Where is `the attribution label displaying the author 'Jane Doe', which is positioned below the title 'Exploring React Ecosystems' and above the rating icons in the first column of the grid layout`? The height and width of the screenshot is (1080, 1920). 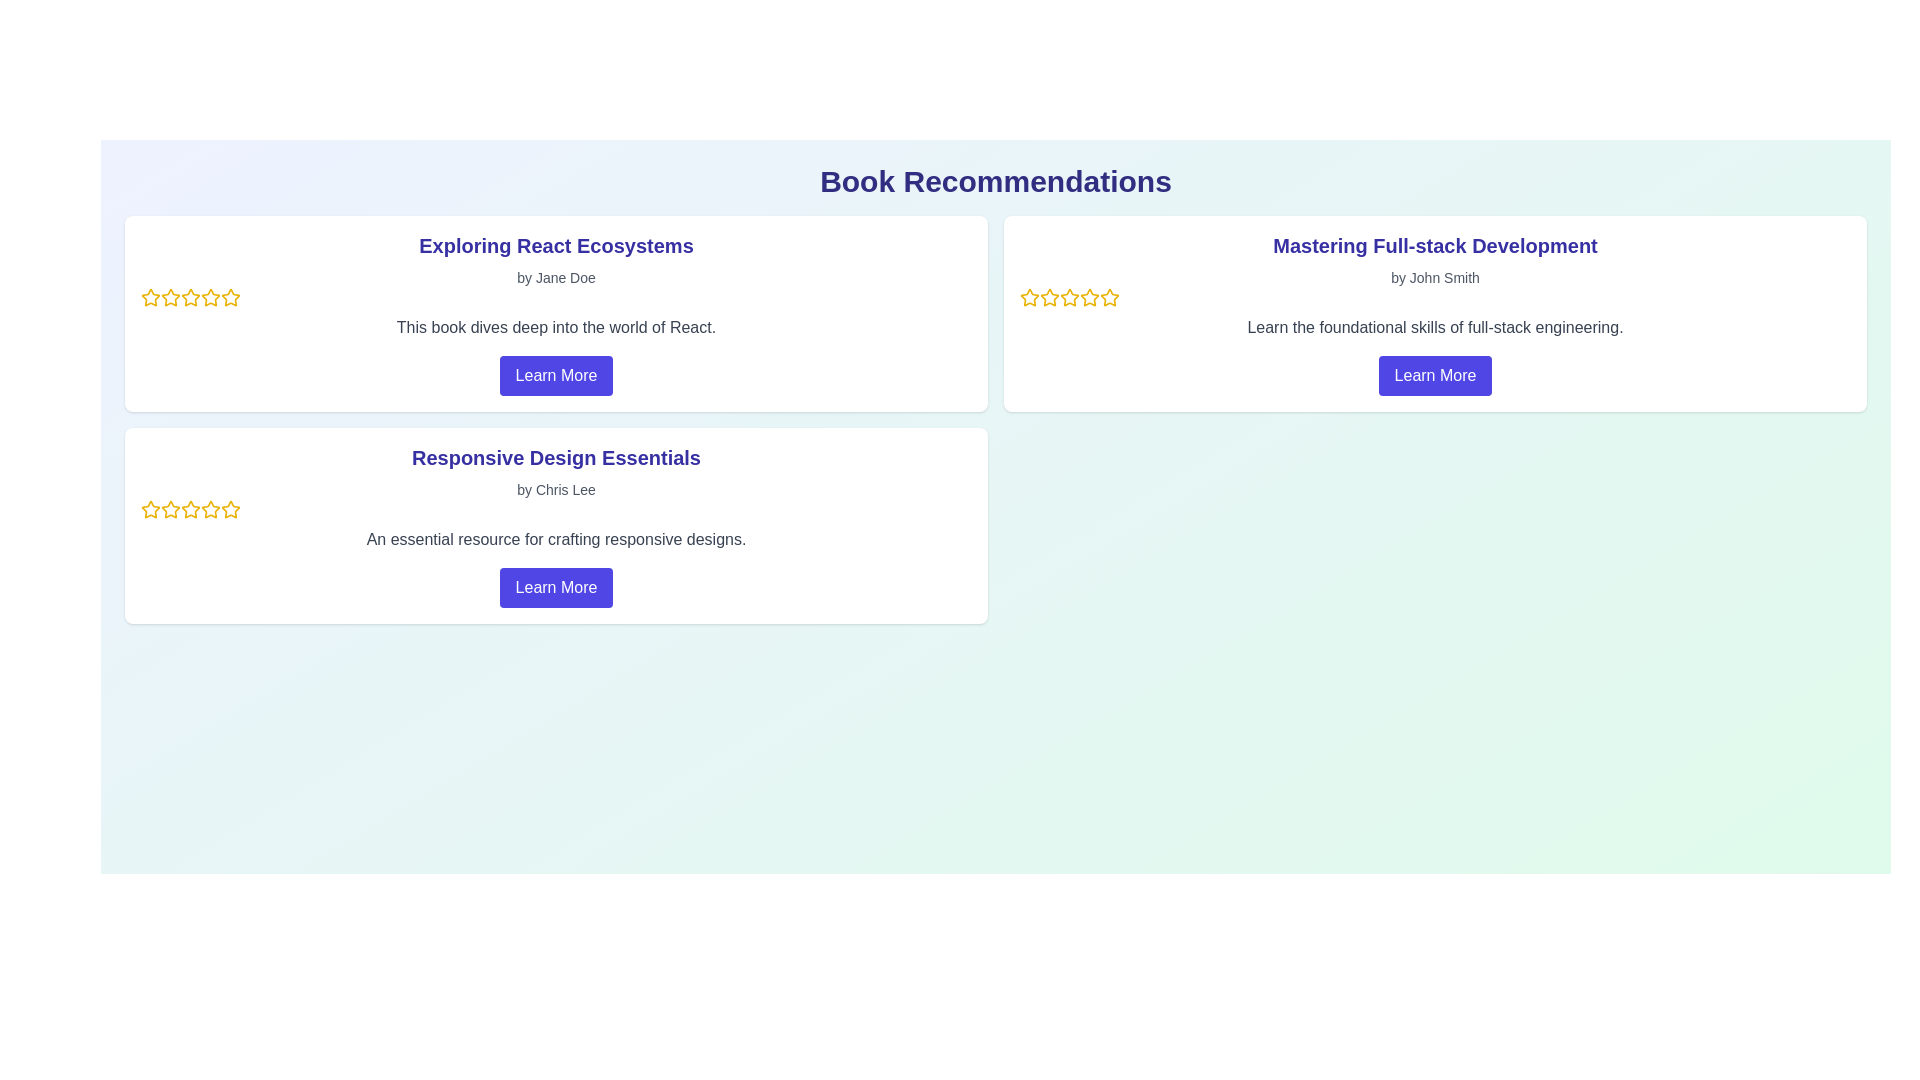
the attribution label displaying the author 'Jane Doe', which is positioned below the title 'Exploring React Ecosystems' and above the rating icons in the first column of the grid layout is located at coordinates (556, 277).